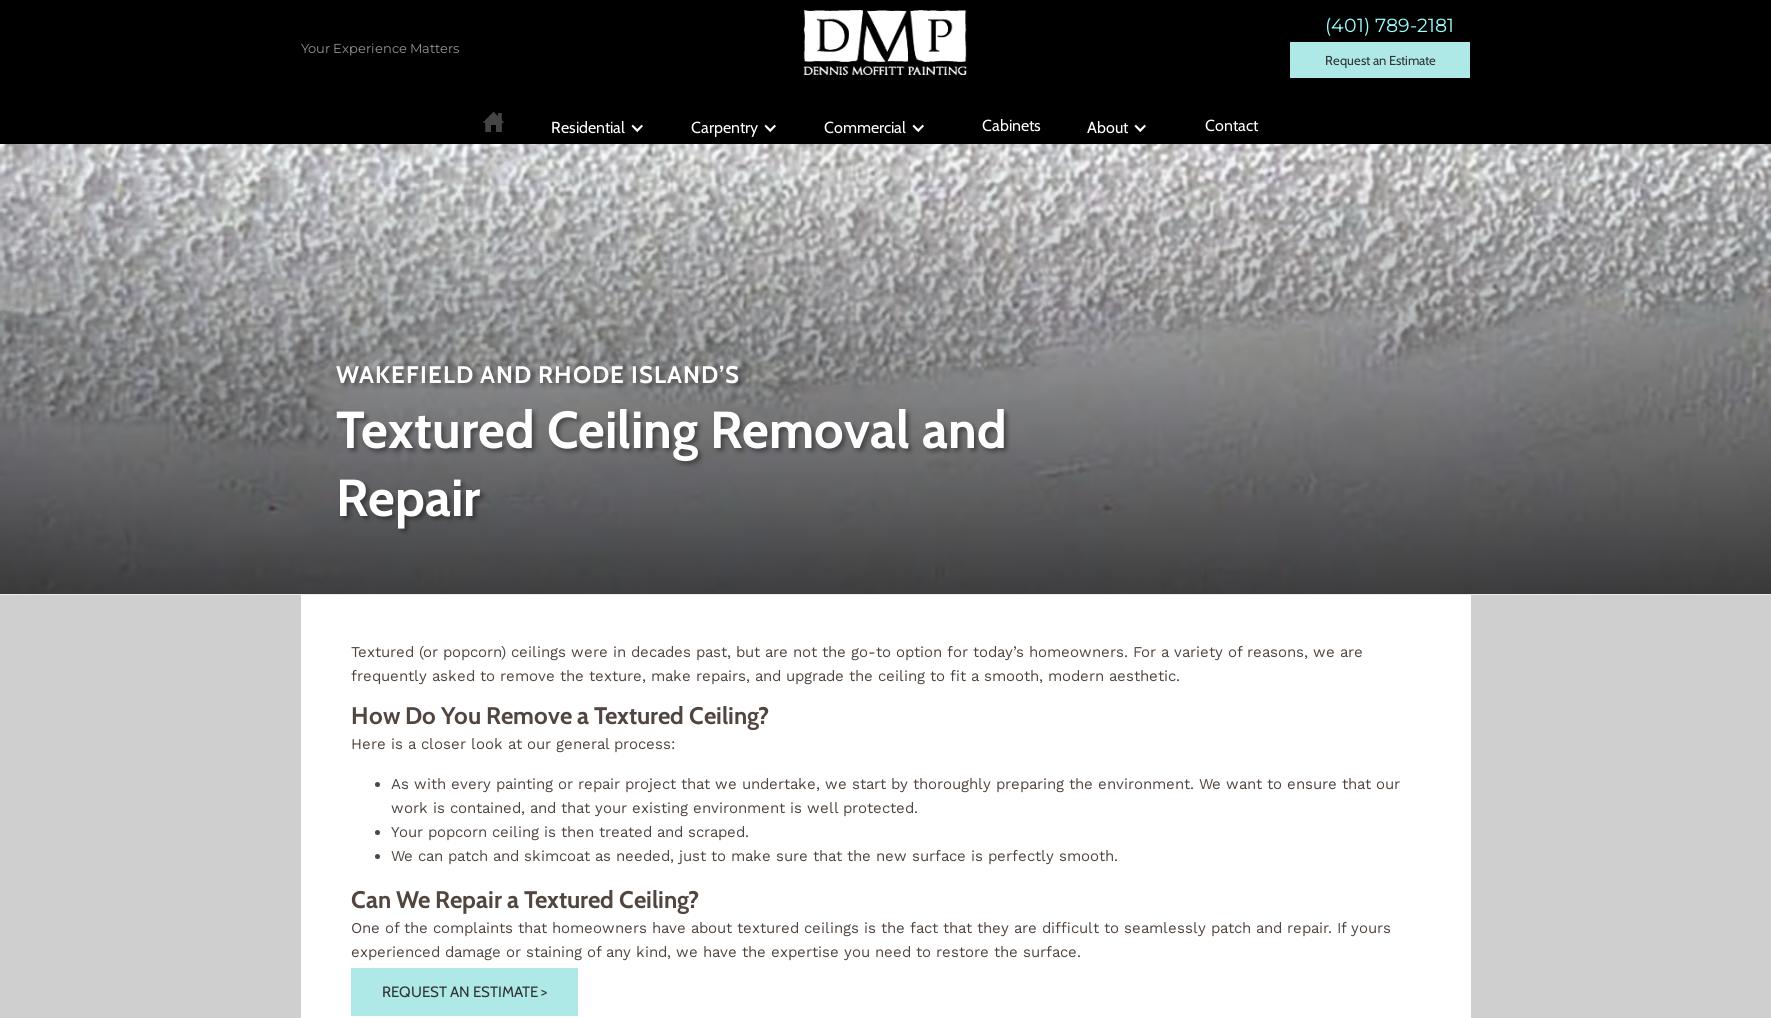  Describe the element at coordinates (854, 664) in the screenshot. I see `'Textured (or popcorn) ceilings were in decades past, but are not the go-to option for today’s homeowners. For a variety of reasons, we are frequently asked to remove the texture, make repairs, and upgrade the ceiling to fit a smooth, modern aesthetic.'` at that location.